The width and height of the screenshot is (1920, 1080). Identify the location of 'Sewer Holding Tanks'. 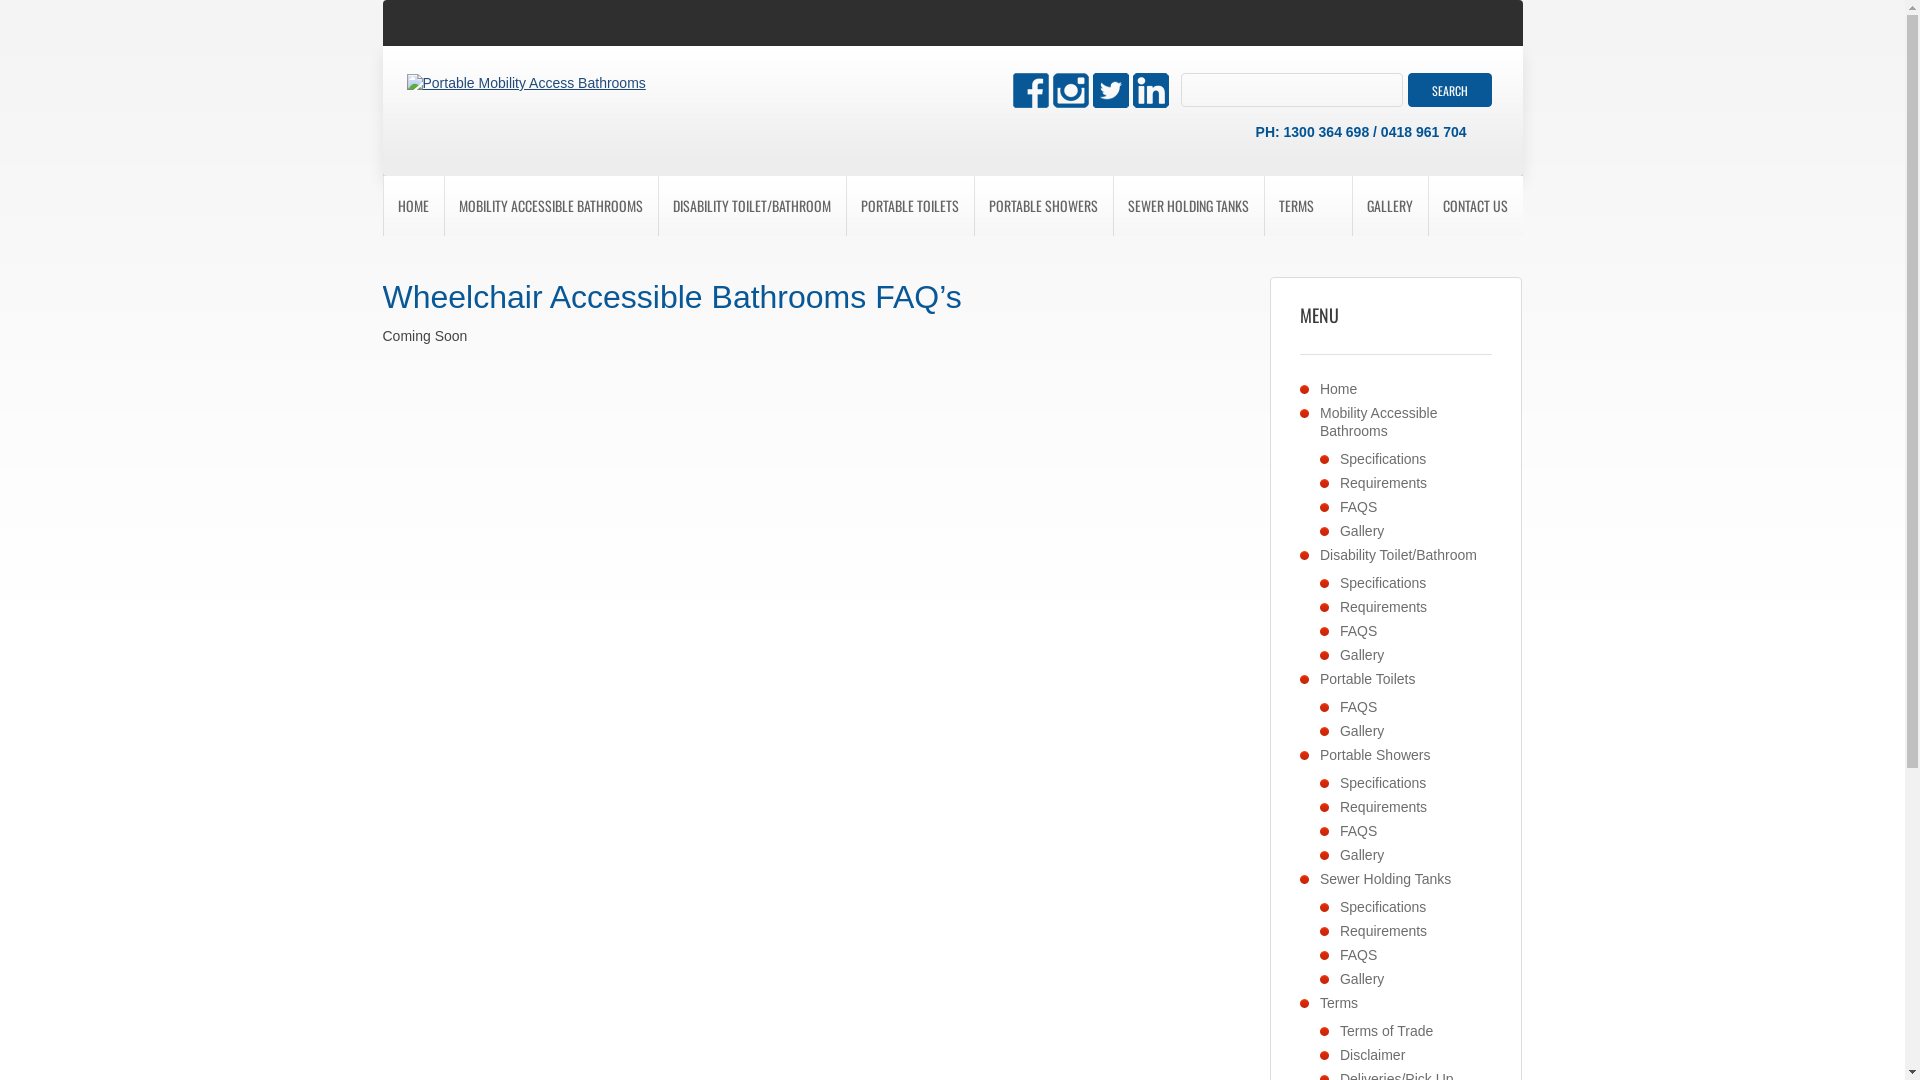
(1384, 878).